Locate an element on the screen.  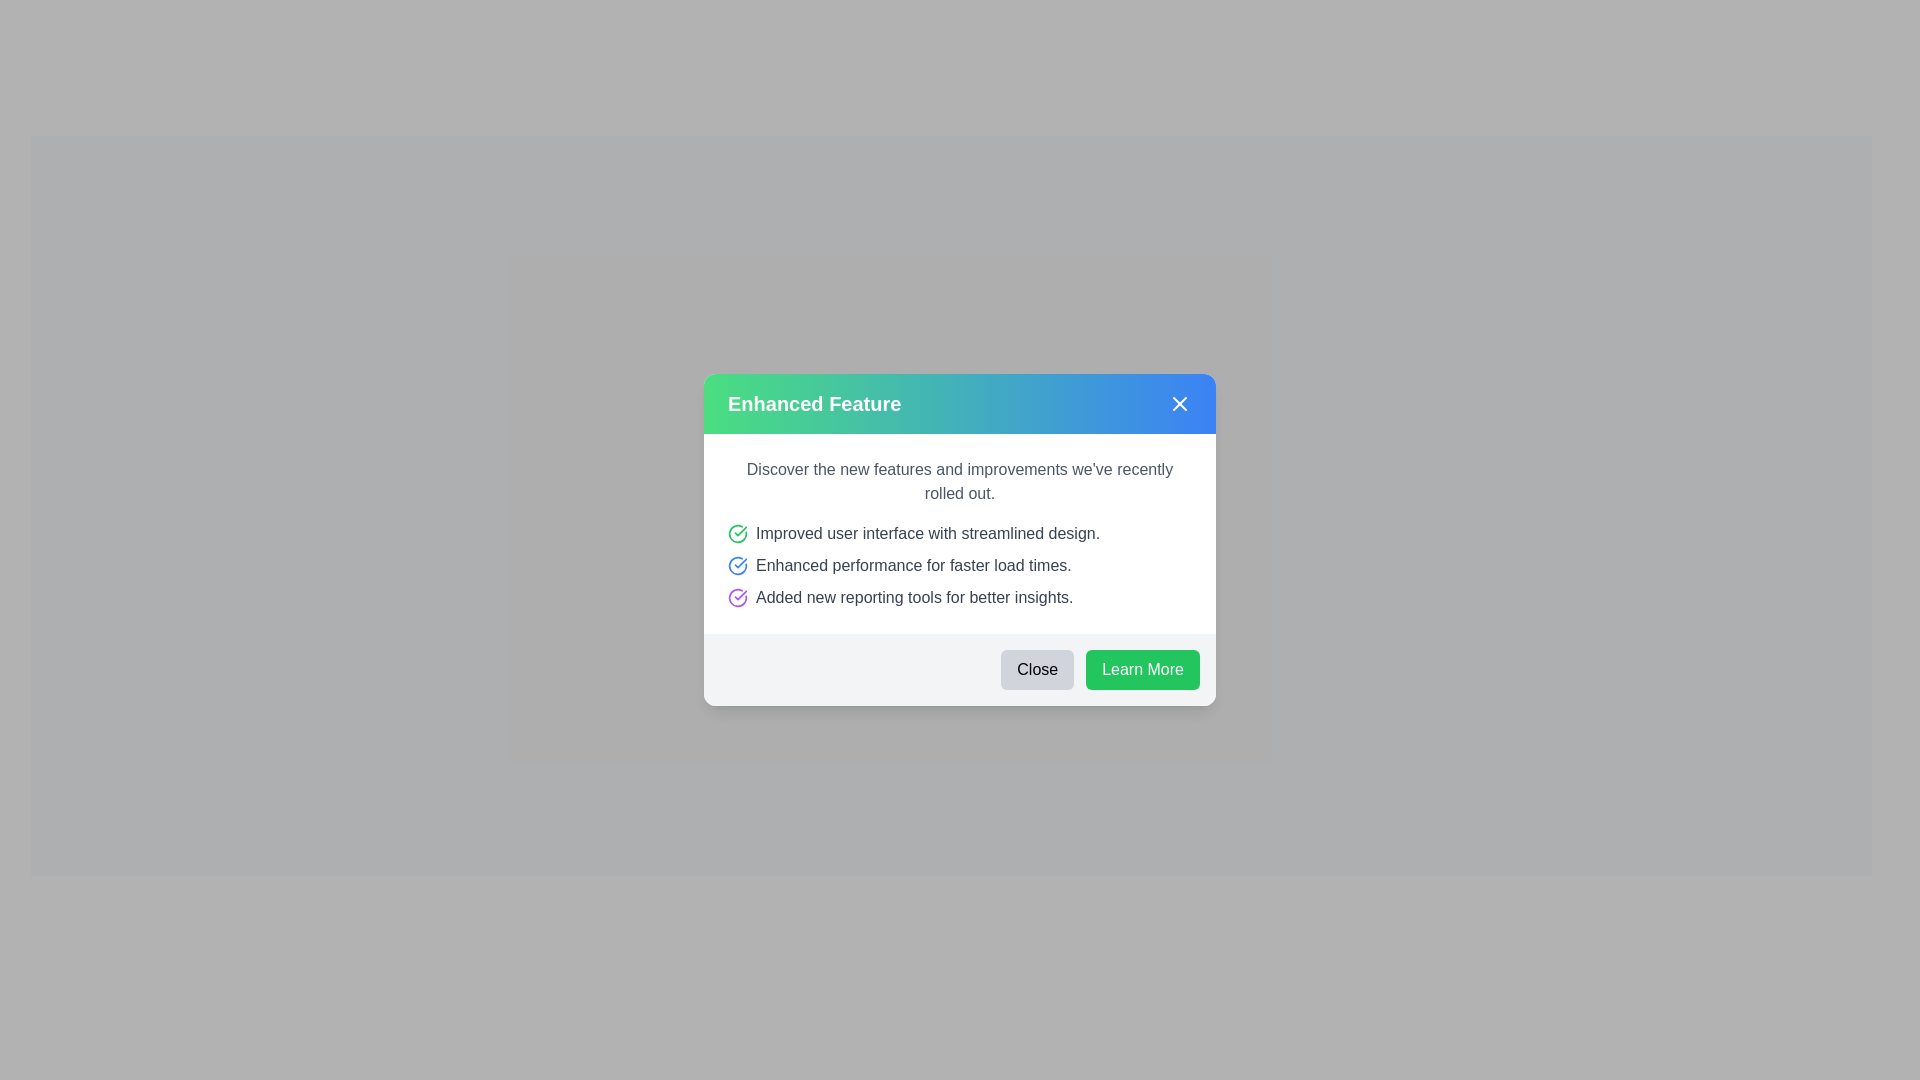
the Text block with icons that provides a summary of product updates and improvements, located near the center of the modal window, below the introductory header text is located at coordinates (960, 566).